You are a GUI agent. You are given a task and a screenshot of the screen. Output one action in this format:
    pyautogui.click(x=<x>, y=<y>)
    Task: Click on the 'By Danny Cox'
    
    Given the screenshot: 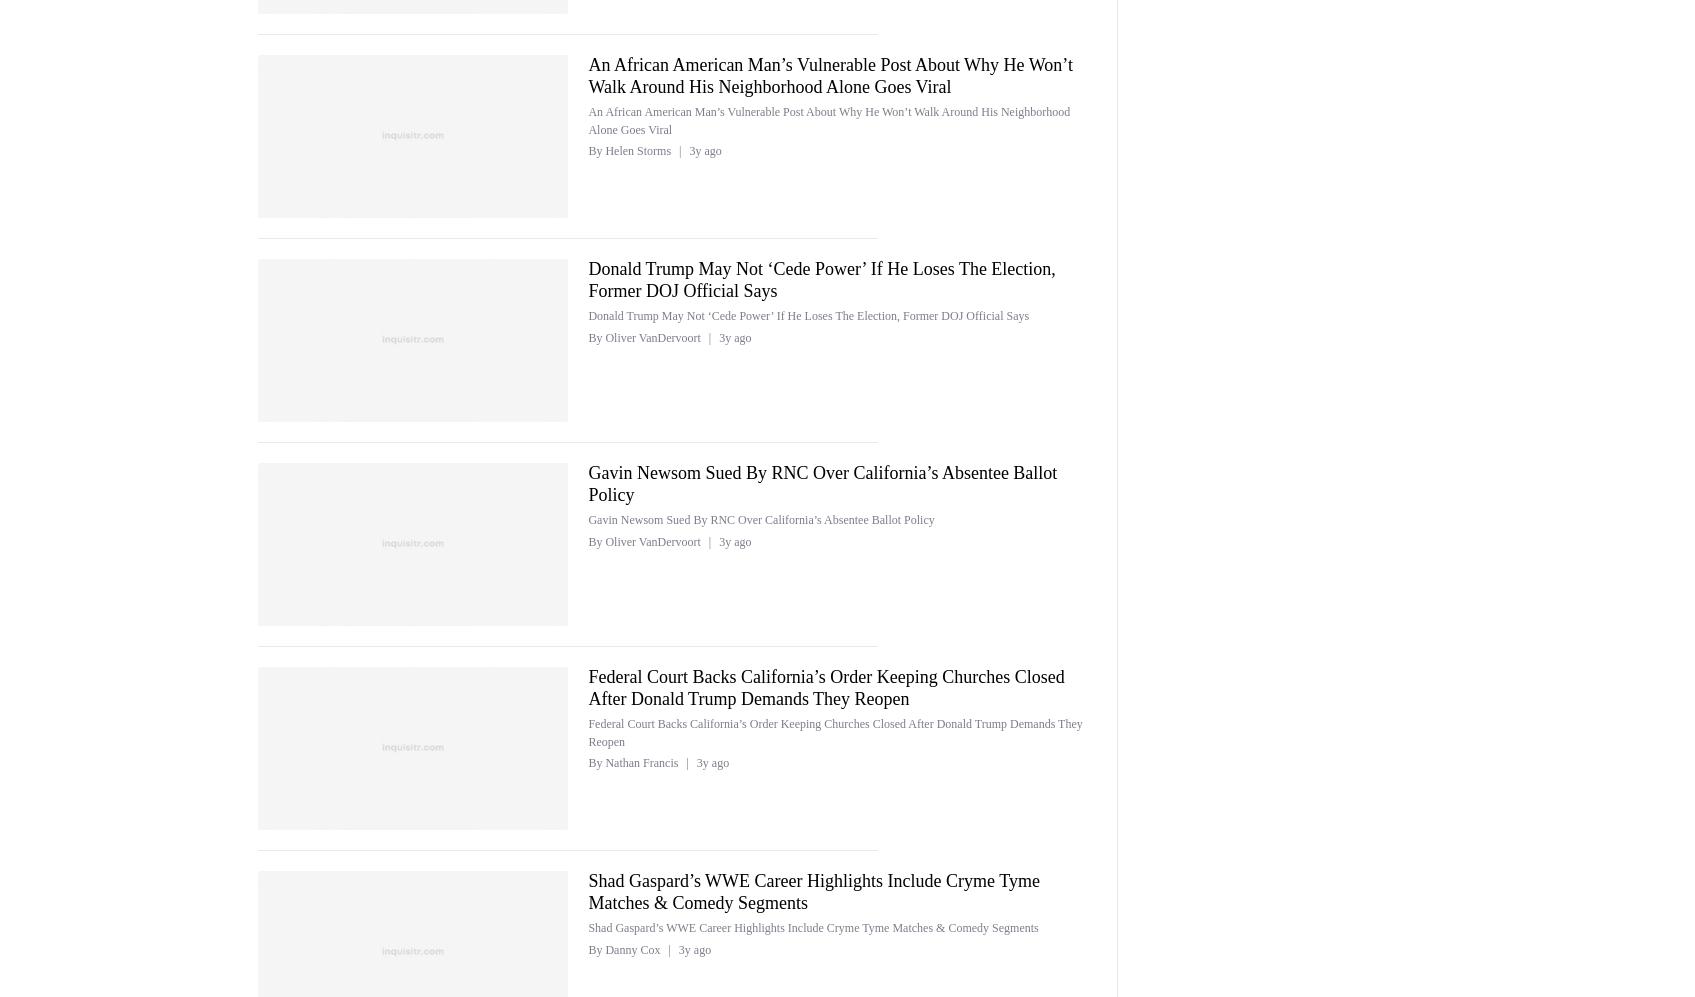 What is the action you would take?
    pyautogui.click(x=624, y=949)
    